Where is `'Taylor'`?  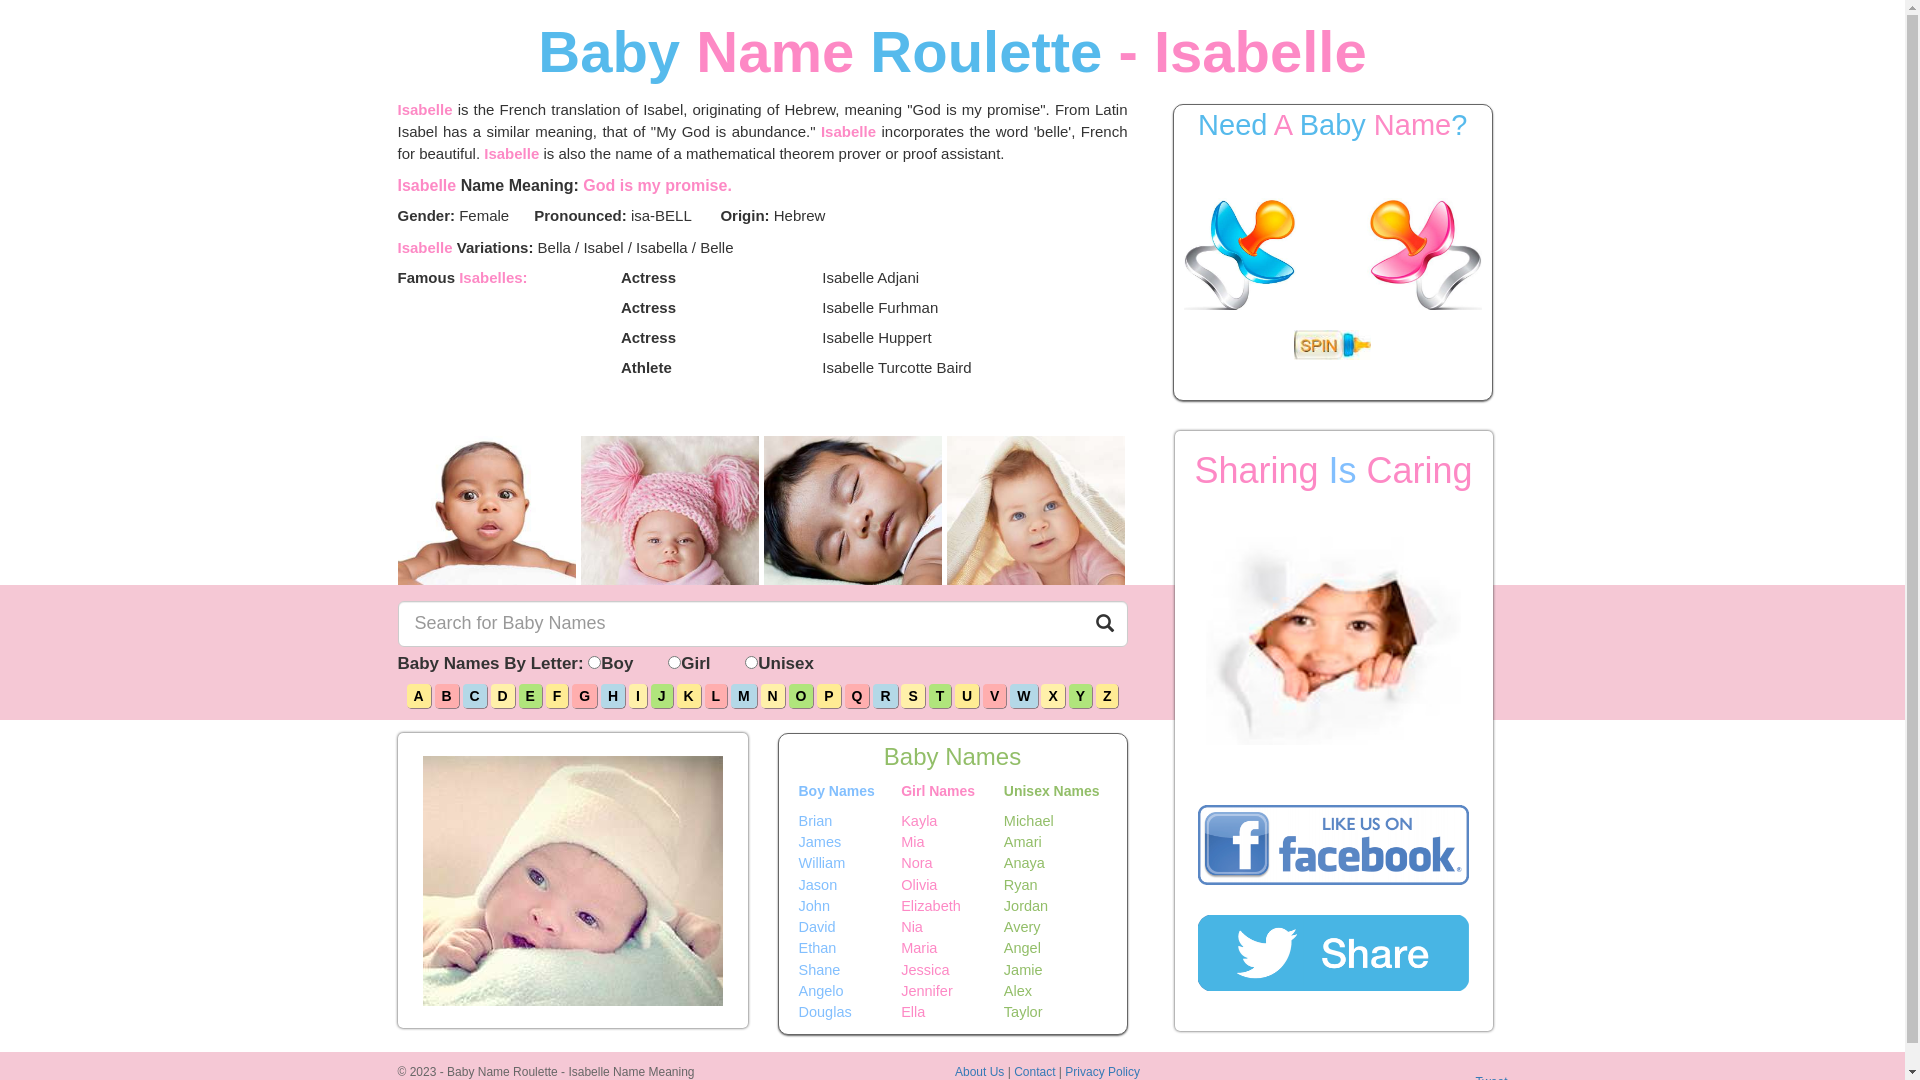 'Taylor' is located at coordinates (1054, 1012).